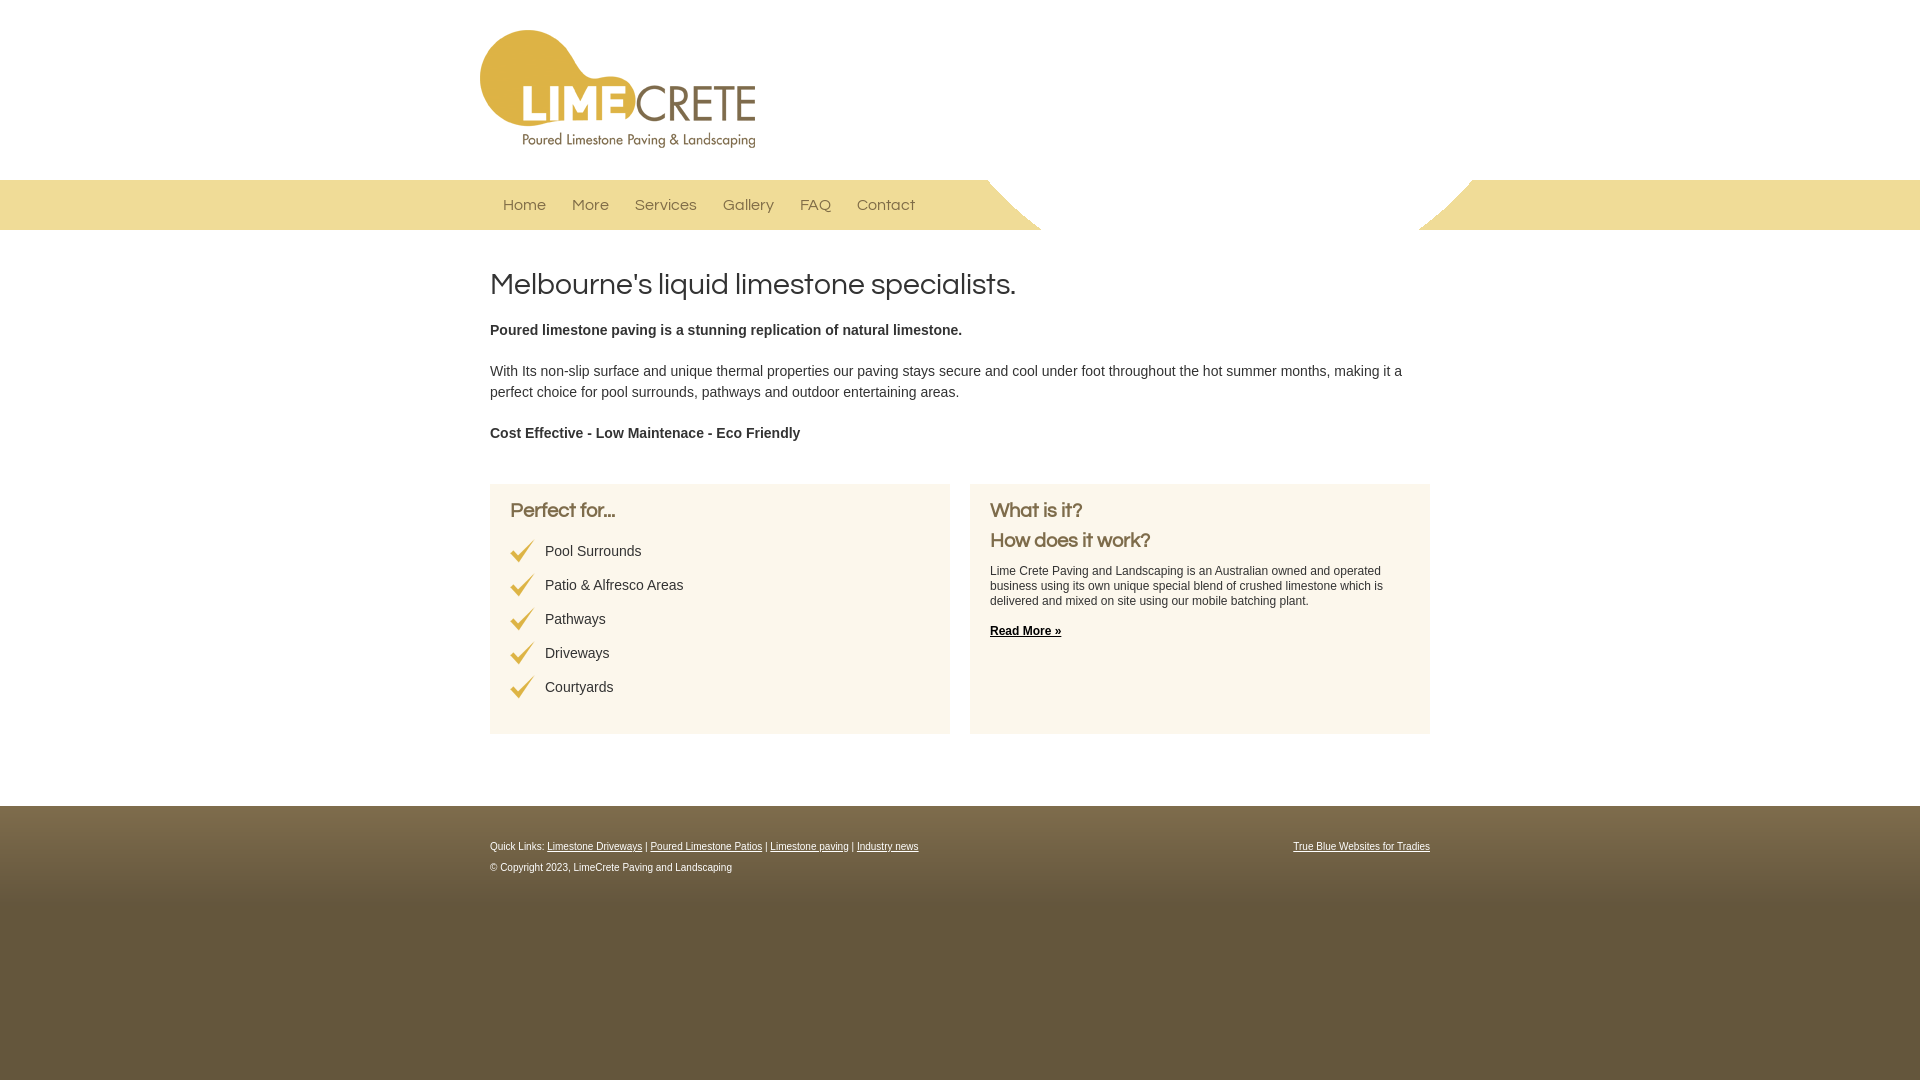  I want to click on 'Poured Limestone Patios', so click(705, 846).